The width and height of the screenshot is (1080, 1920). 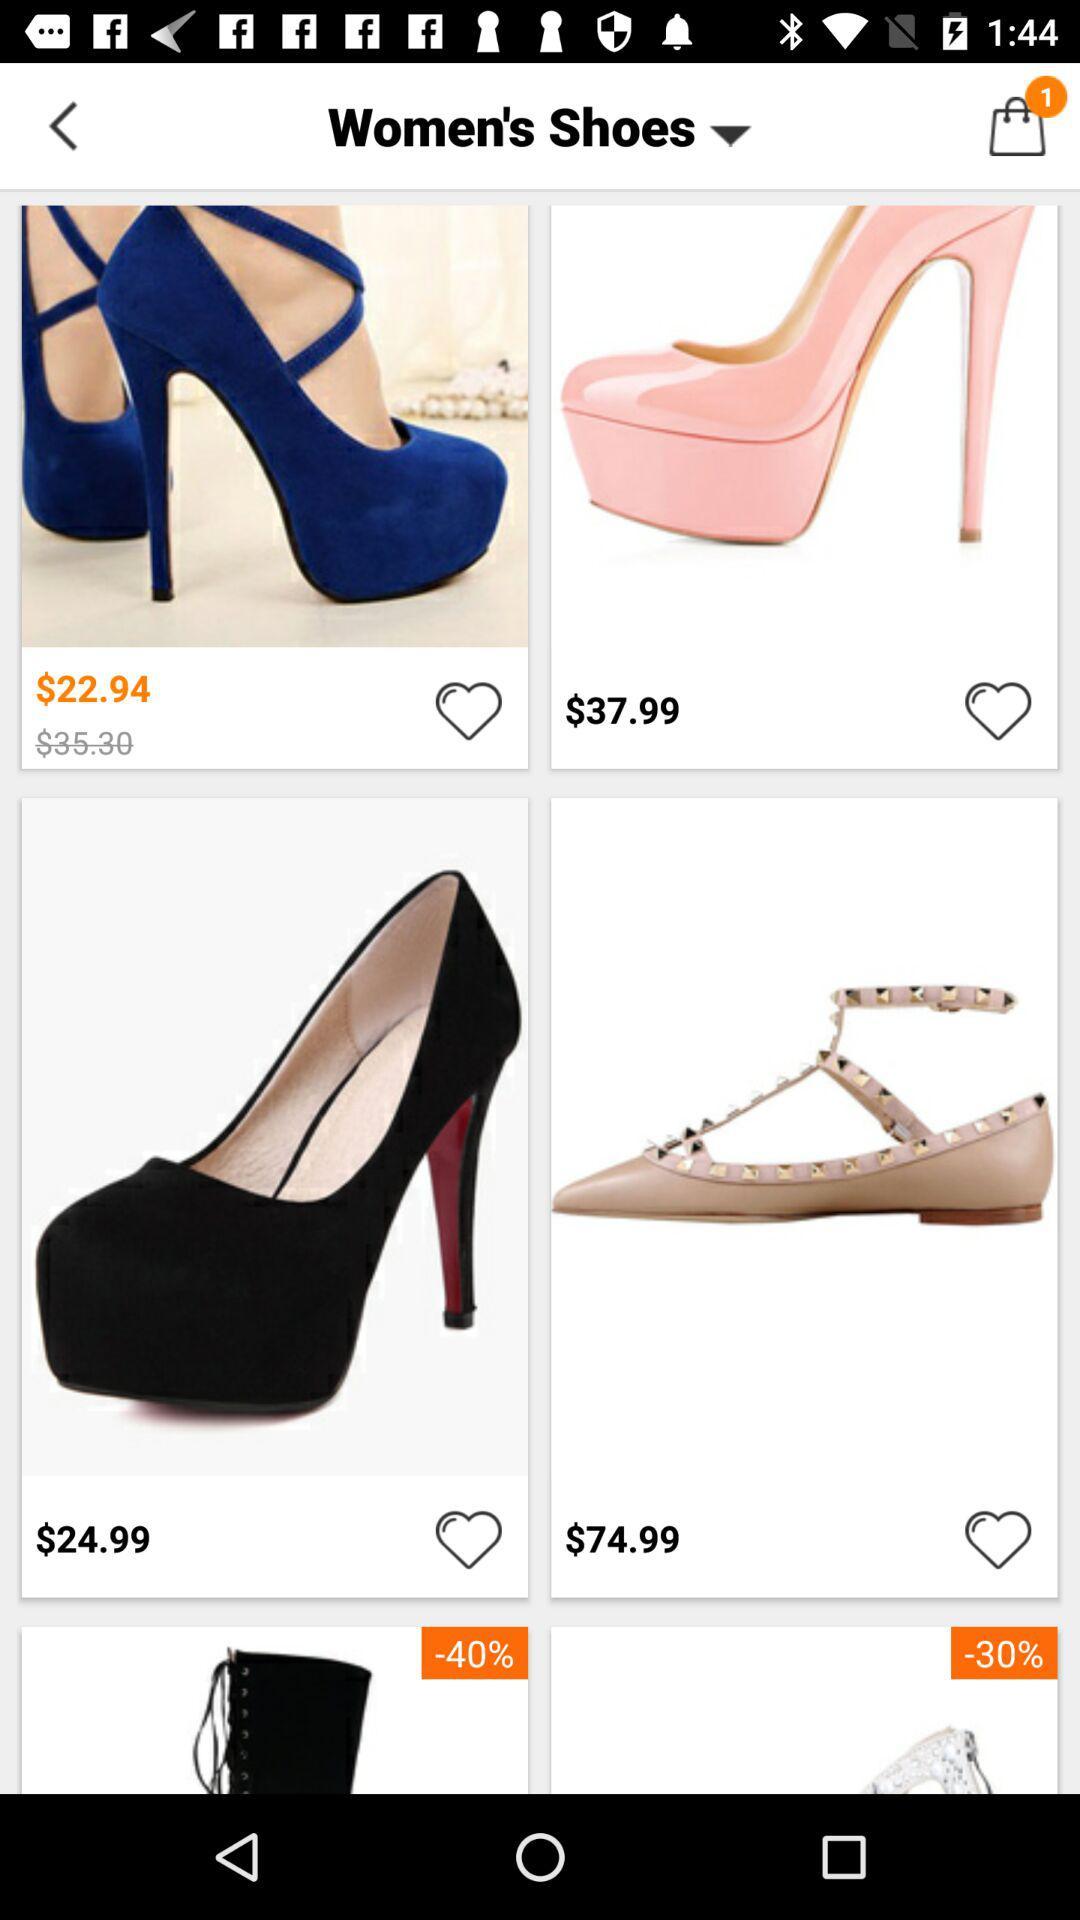 What do you see at coordinates (468, 1537) in the screenshot?
I see `like the product` at bounding box center [468, 1537].